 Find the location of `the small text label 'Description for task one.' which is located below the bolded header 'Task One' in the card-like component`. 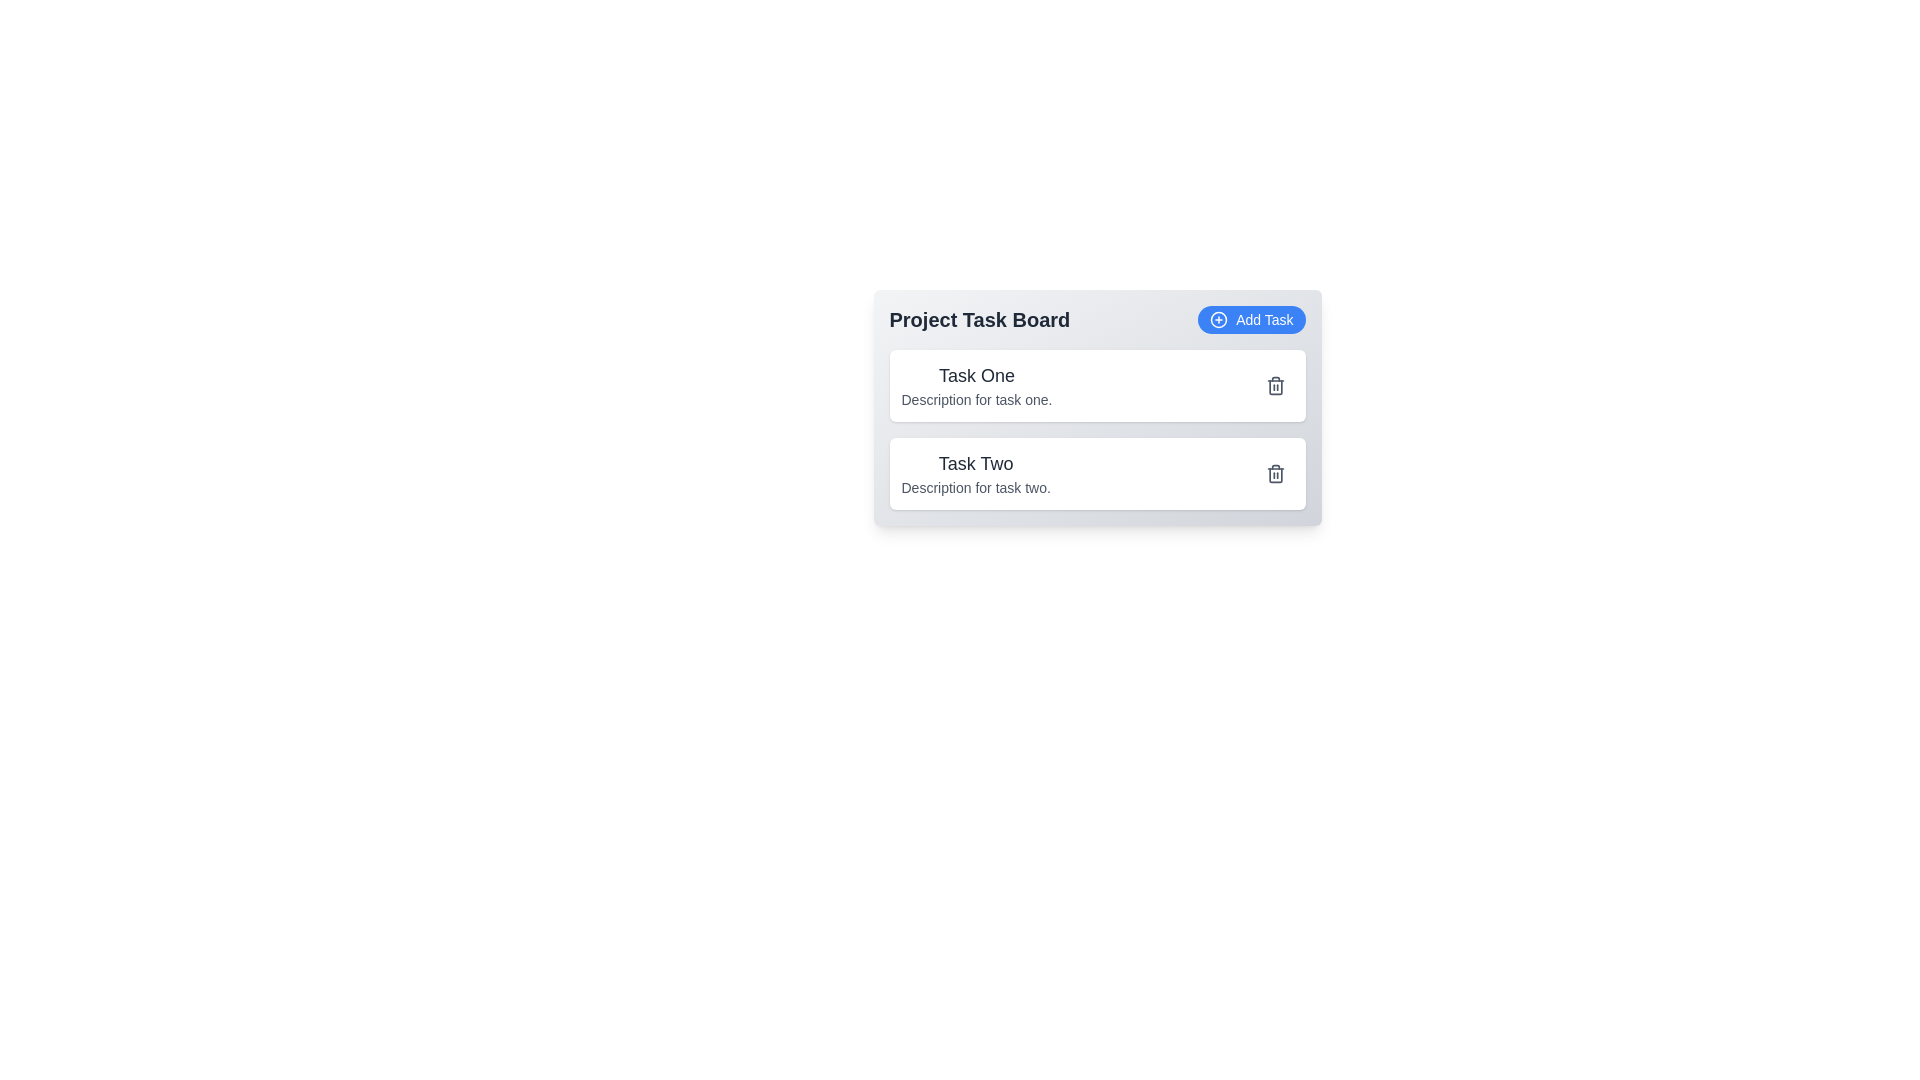

the small text label 'Description for task one.' which is located below the bolded header 'Task One' in the card-like component is located at coordinates (976, 400).